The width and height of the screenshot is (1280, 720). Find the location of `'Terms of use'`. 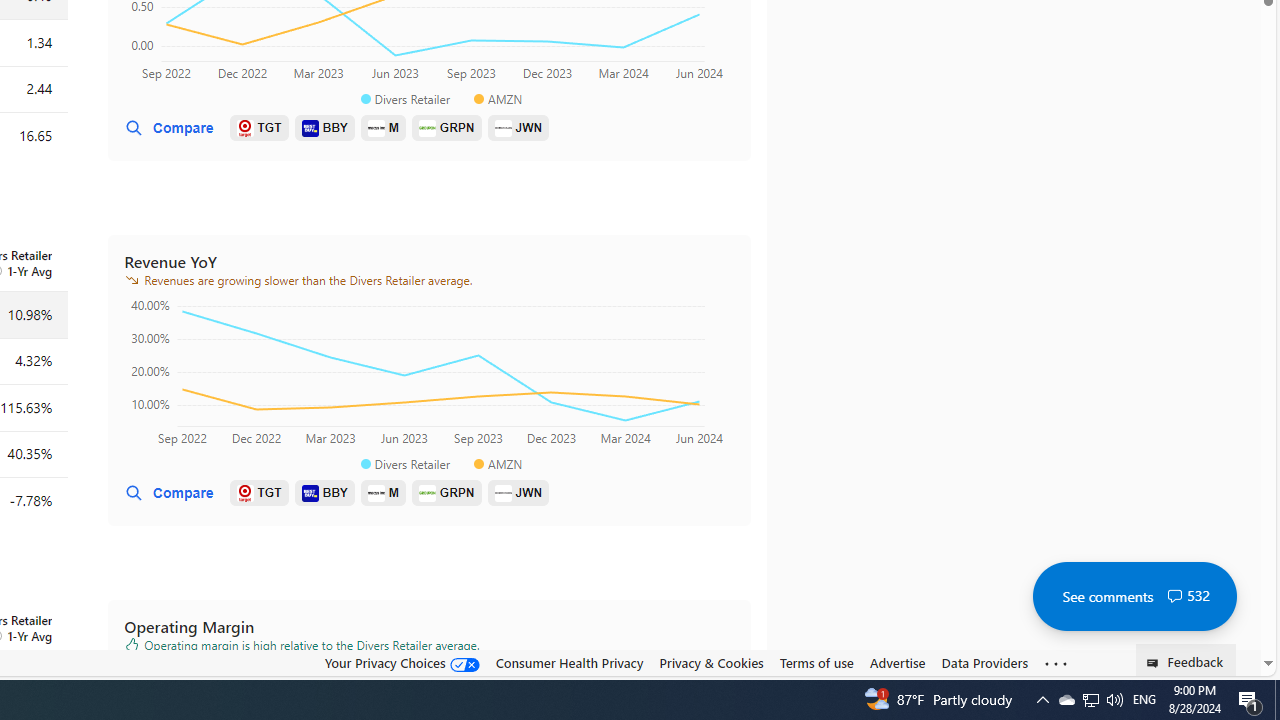

'Terms of use' is located at coordinates (816, 662).